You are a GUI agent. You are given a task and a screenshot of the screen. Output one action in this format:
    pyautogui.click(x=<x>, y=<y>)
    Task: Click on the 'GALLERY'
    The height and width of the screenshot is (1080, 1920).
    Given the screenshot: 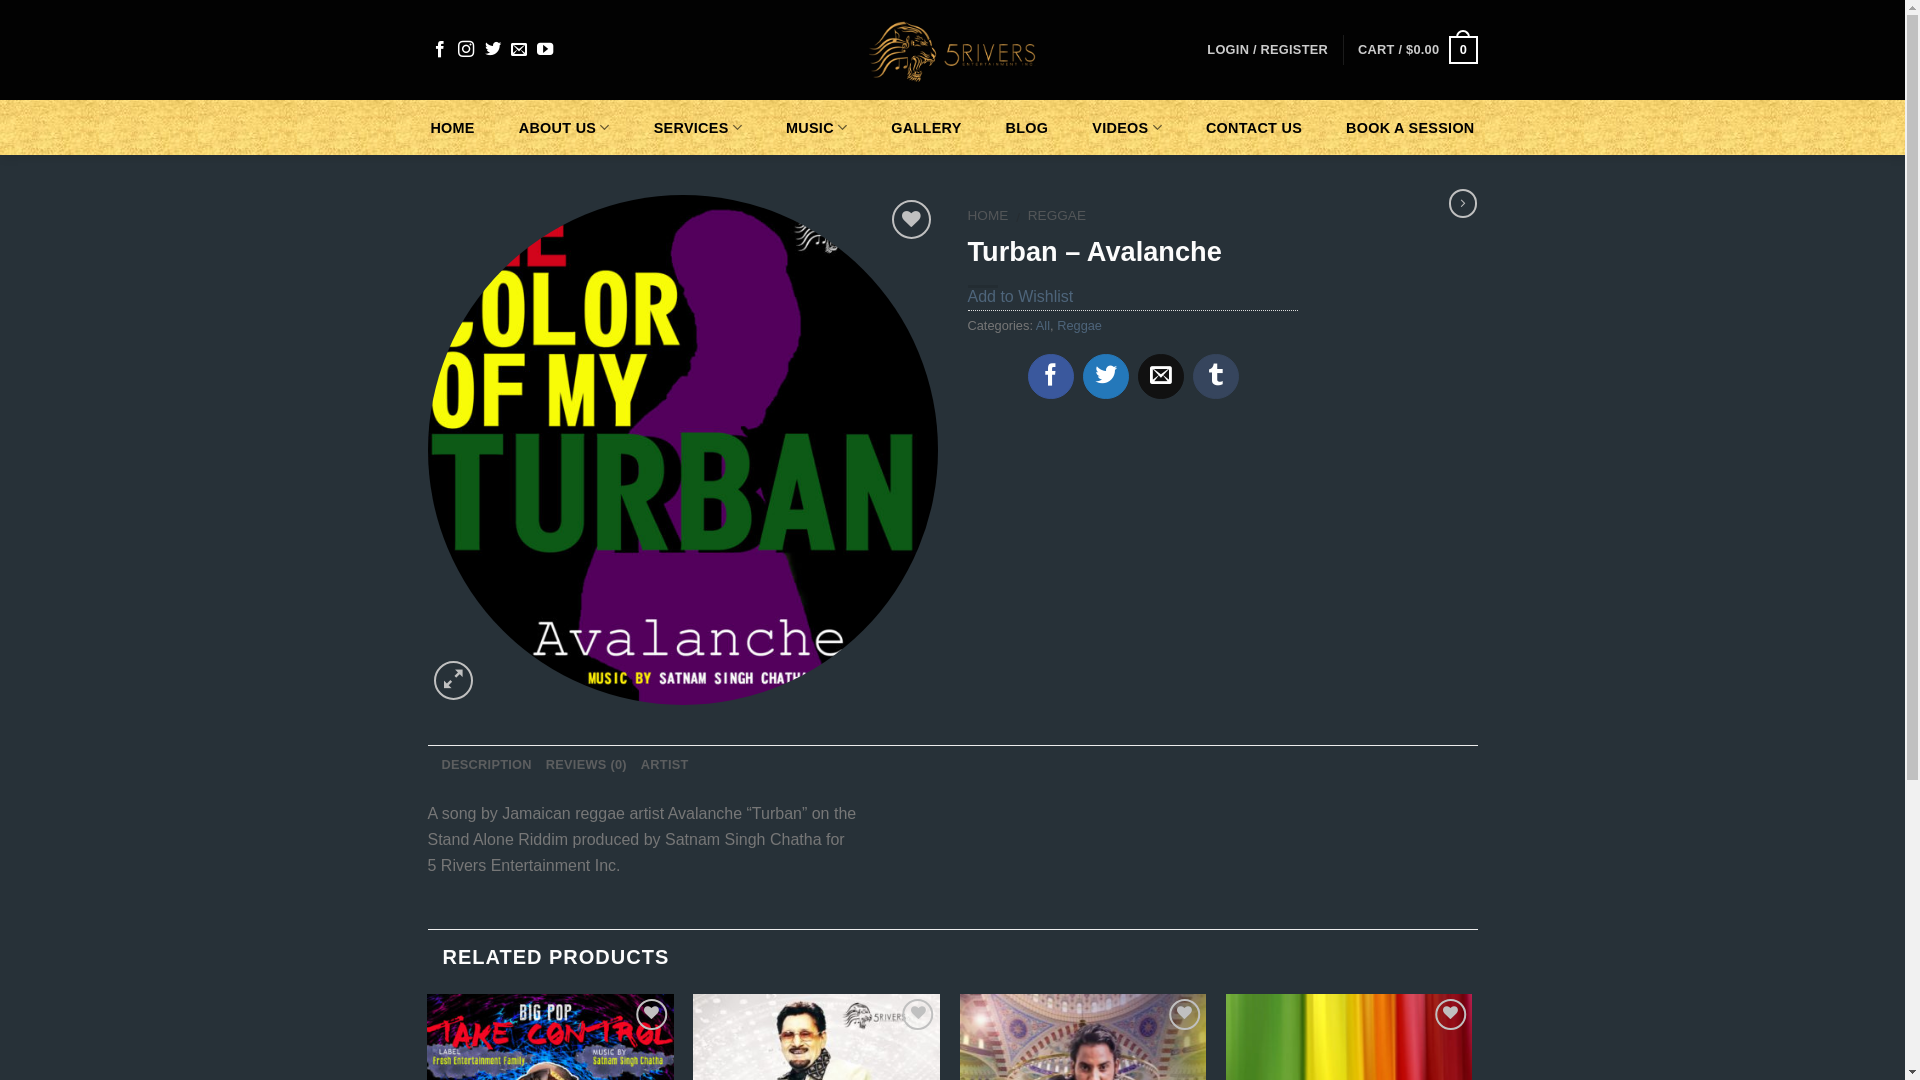 What is the action you would take?
    pyautogui.click(x=925, y=127)
    